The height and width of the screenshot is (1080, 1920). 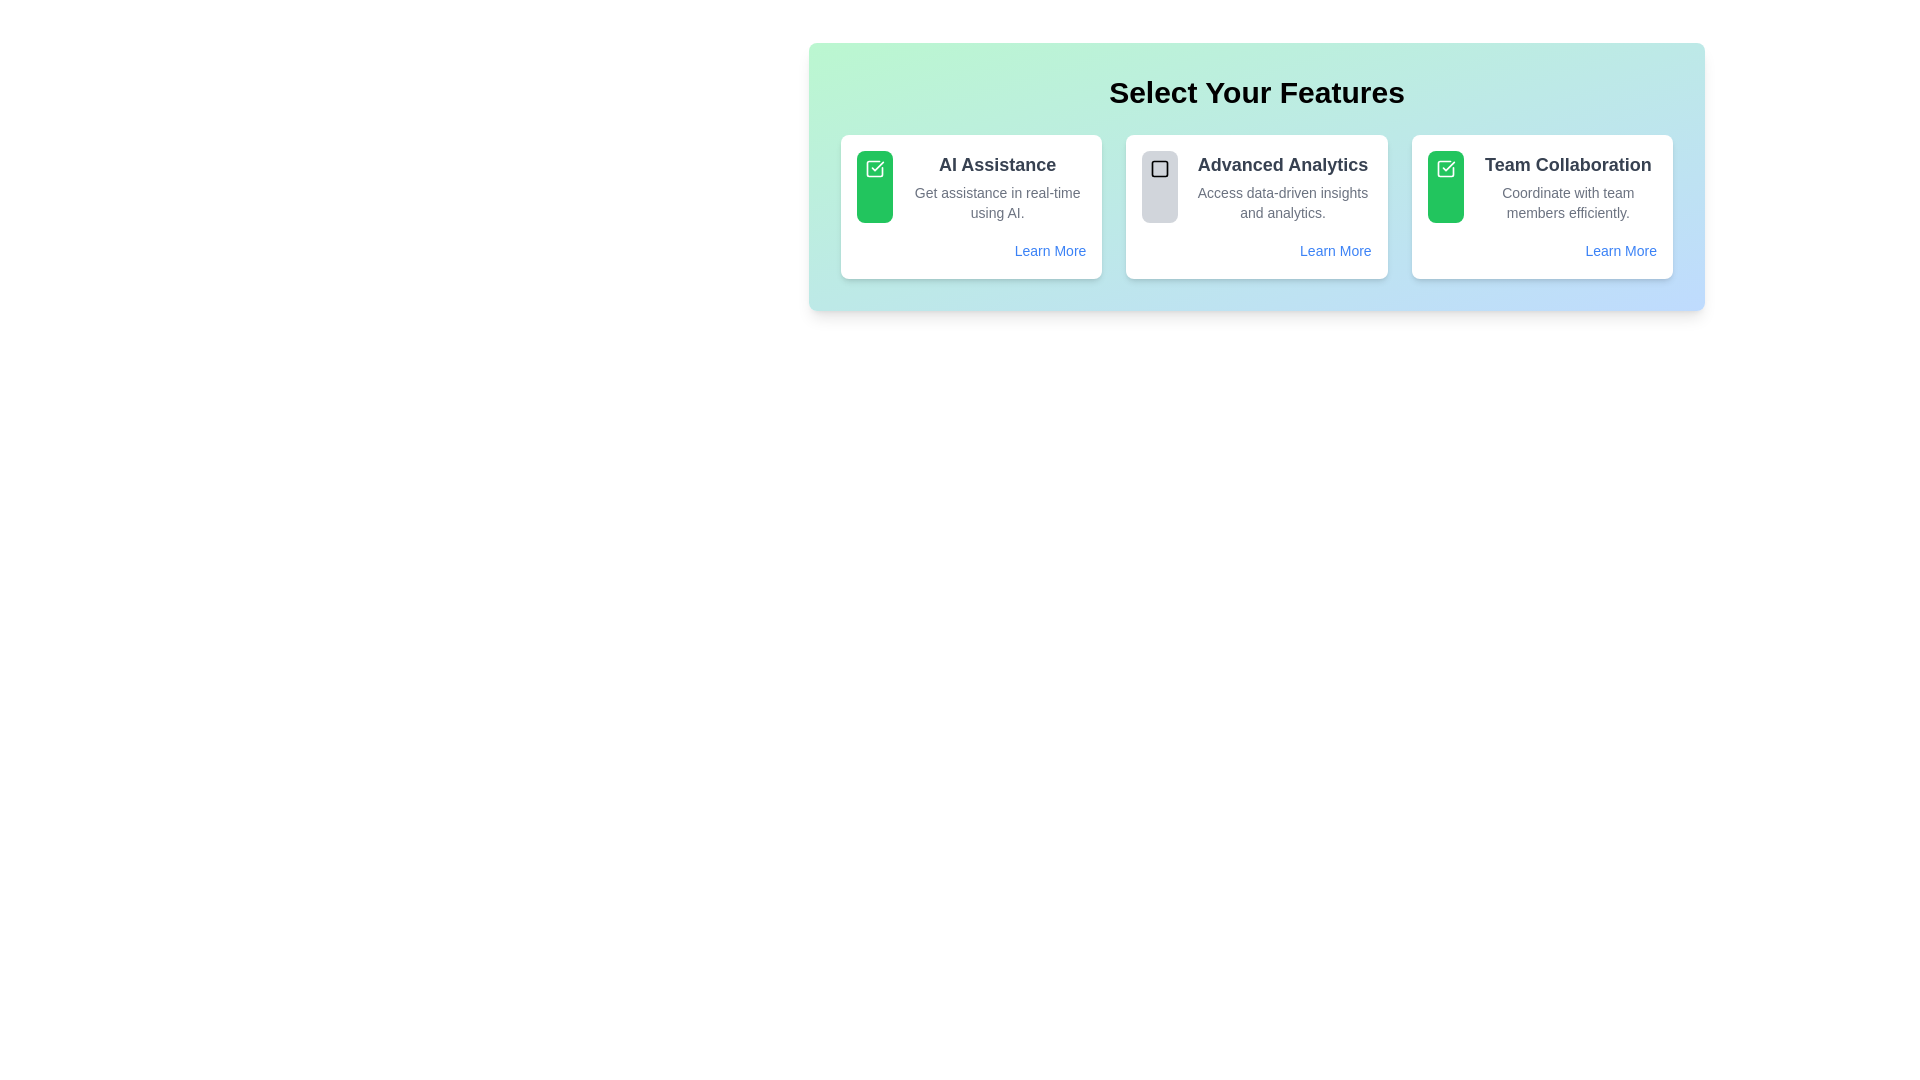 I want to click on the Checkbox icon representation, which is a white square with a checkmark in the center, located within the green rounded rectangle of the 'Team Collaboration' feature card, so click(x=1445, y=168).